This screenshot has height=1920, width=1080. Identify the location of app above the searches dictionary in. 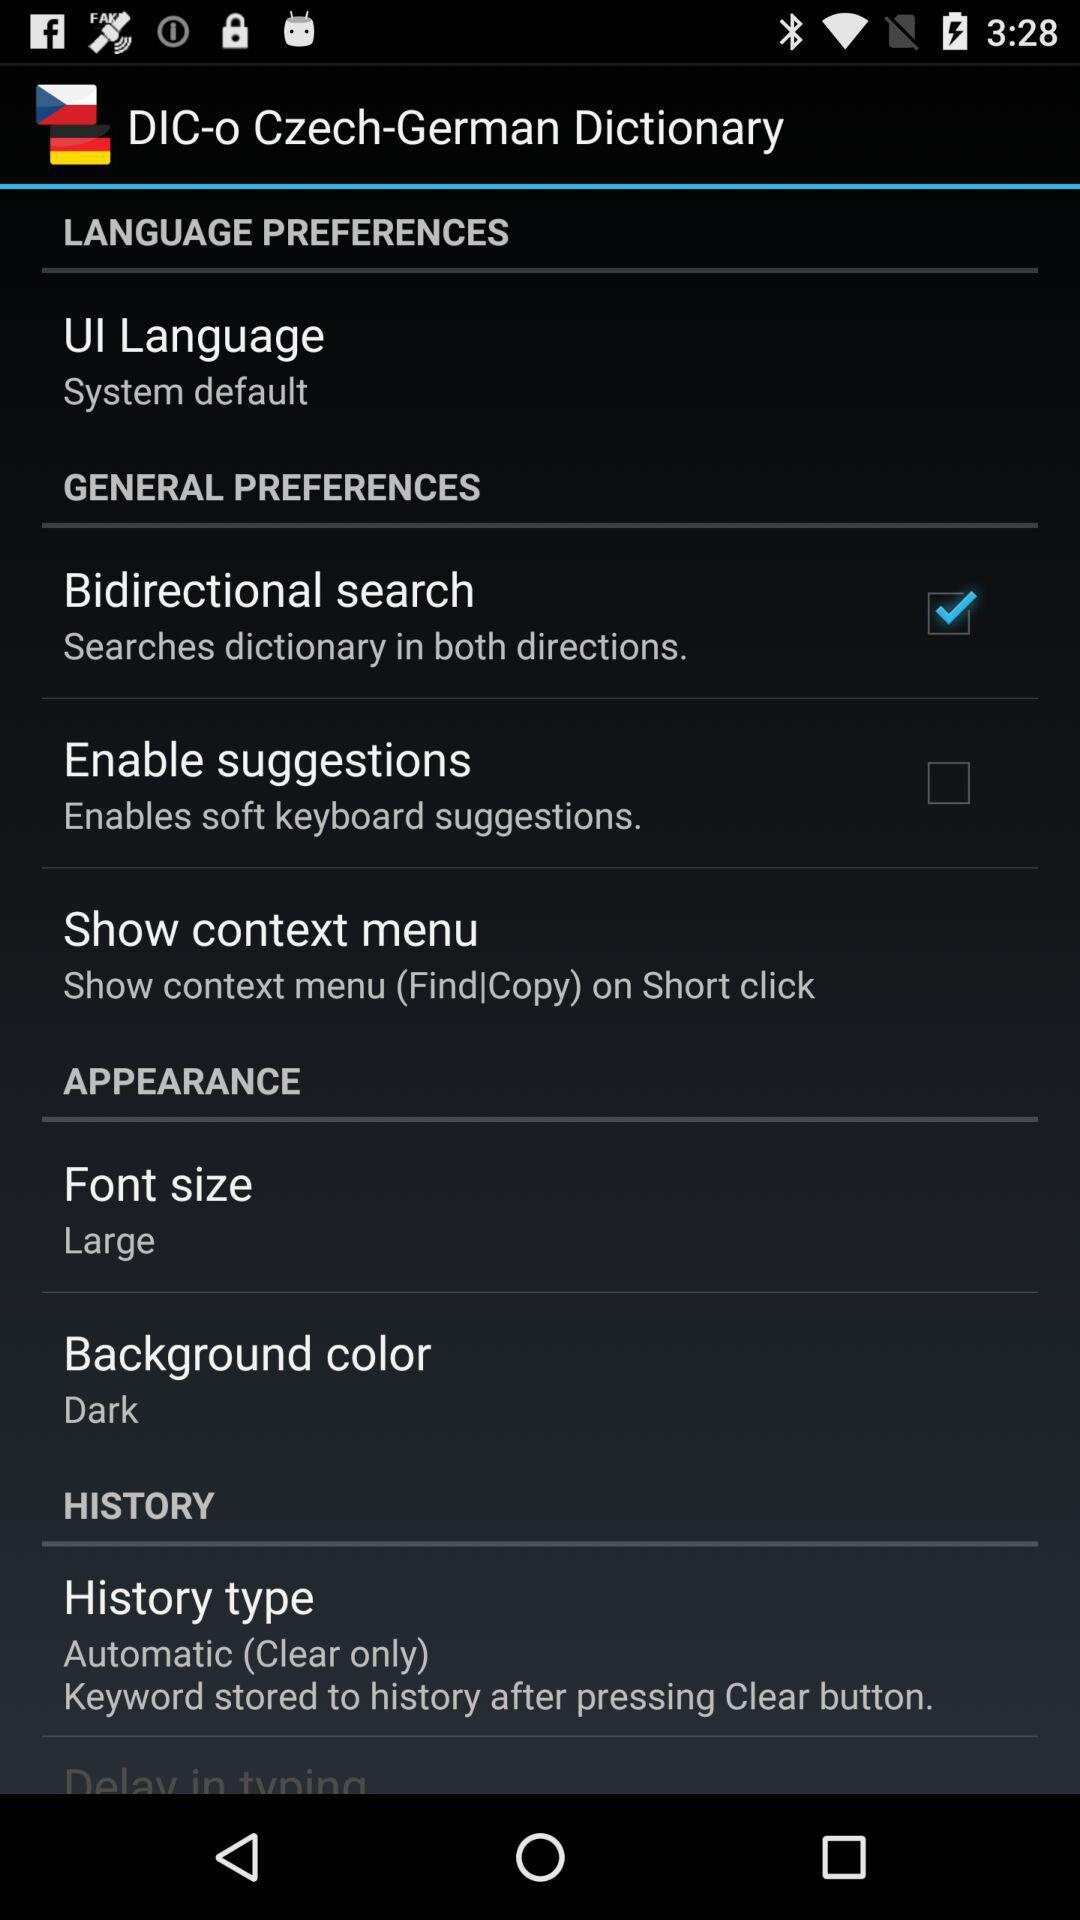
(268, 587).